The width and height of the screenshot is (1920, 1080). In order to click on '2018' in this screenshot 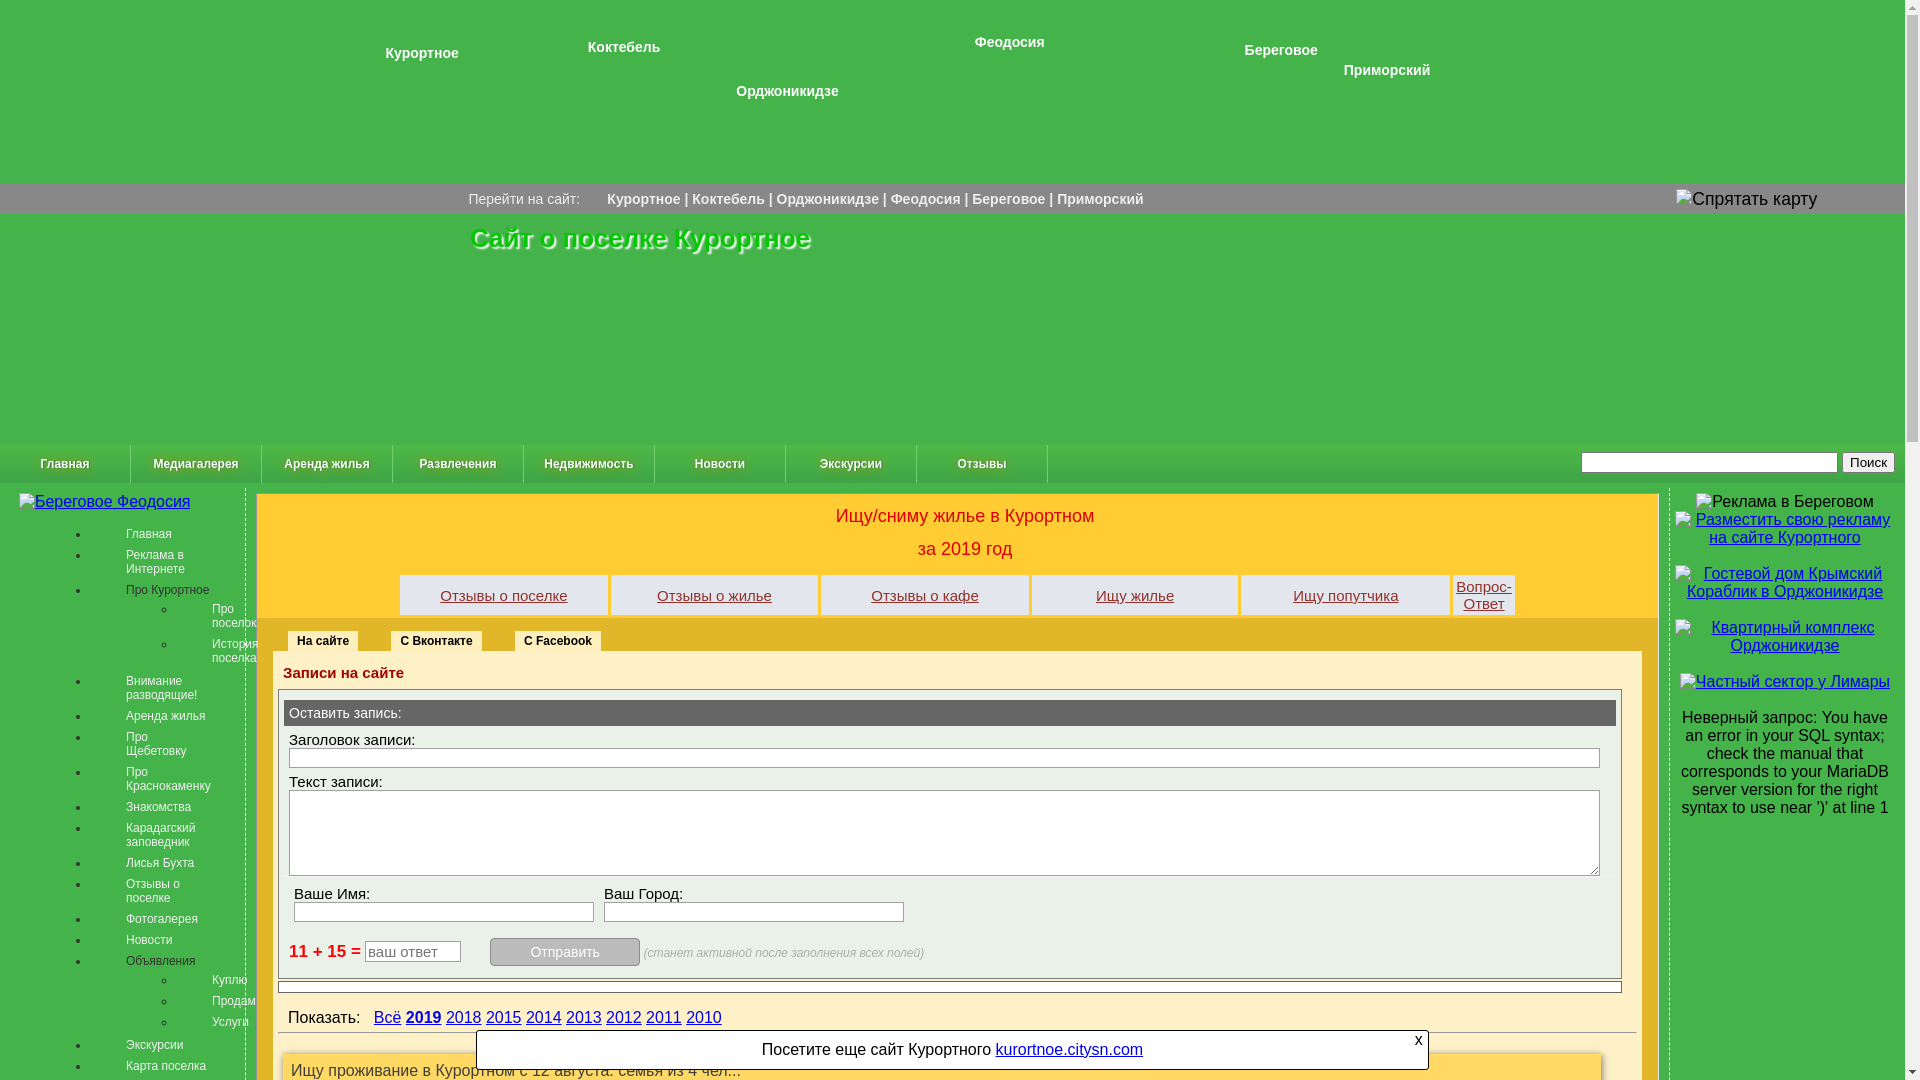, I will do `click(463, 1017)`.